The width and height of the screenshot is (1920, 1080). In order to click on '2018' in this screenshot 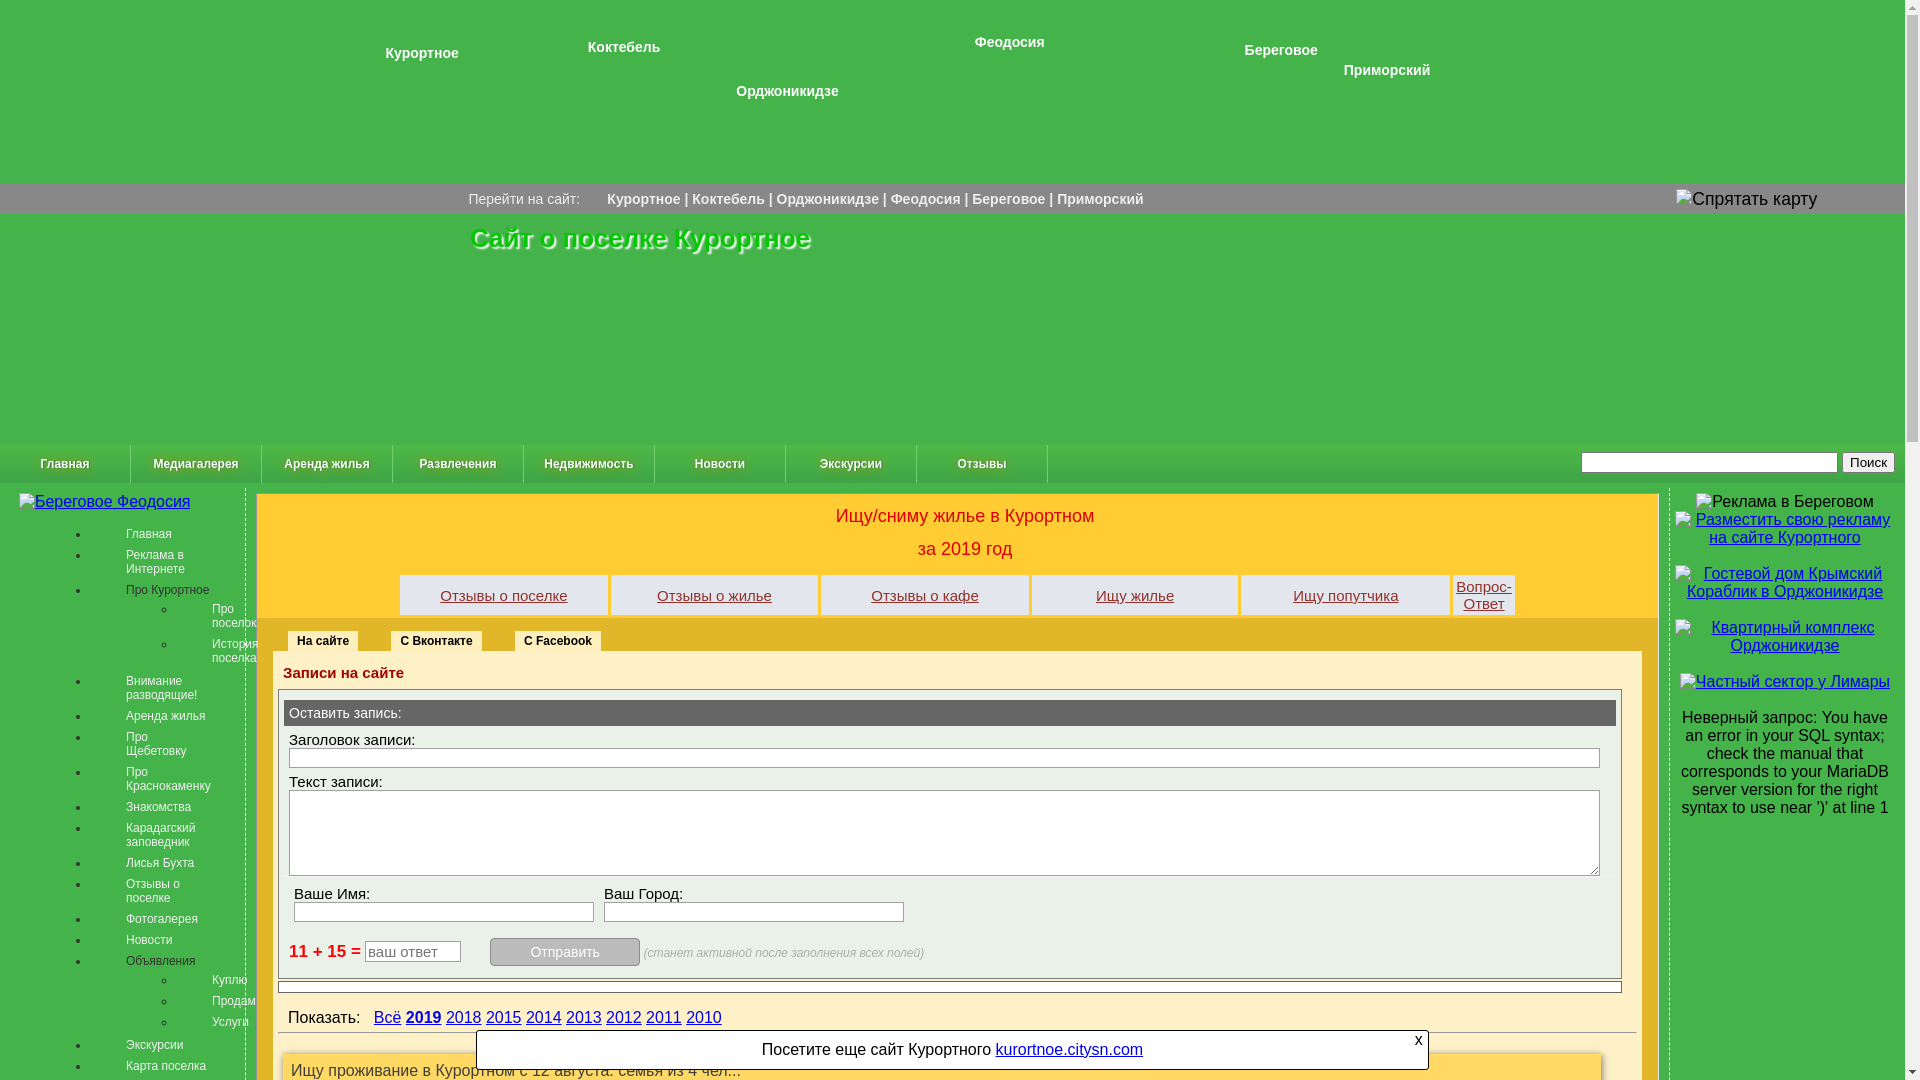, I will do `click(463, 1017)`.